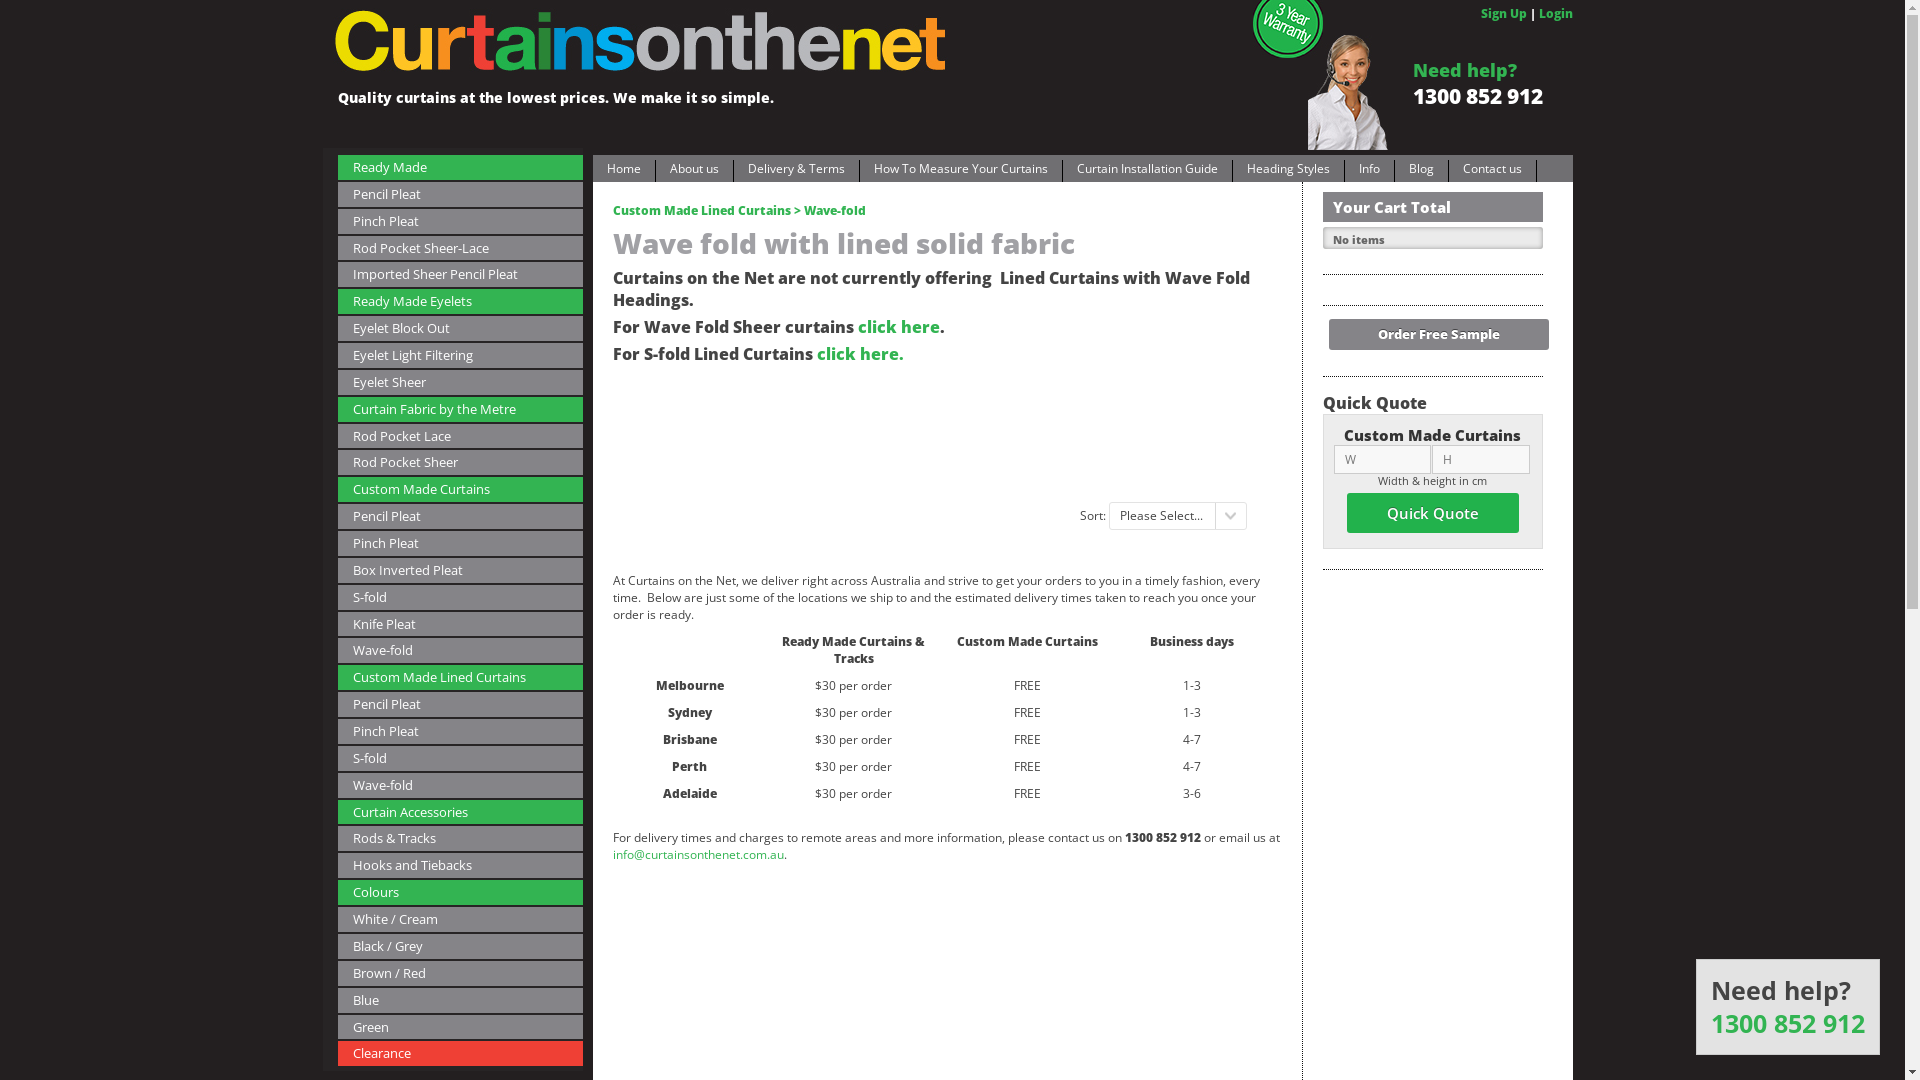 The width and height of the screenshot is (1920, 1080). Describe the element at coordinates (459, 1000) in the screenshot. I see `'Blue'` at that location.